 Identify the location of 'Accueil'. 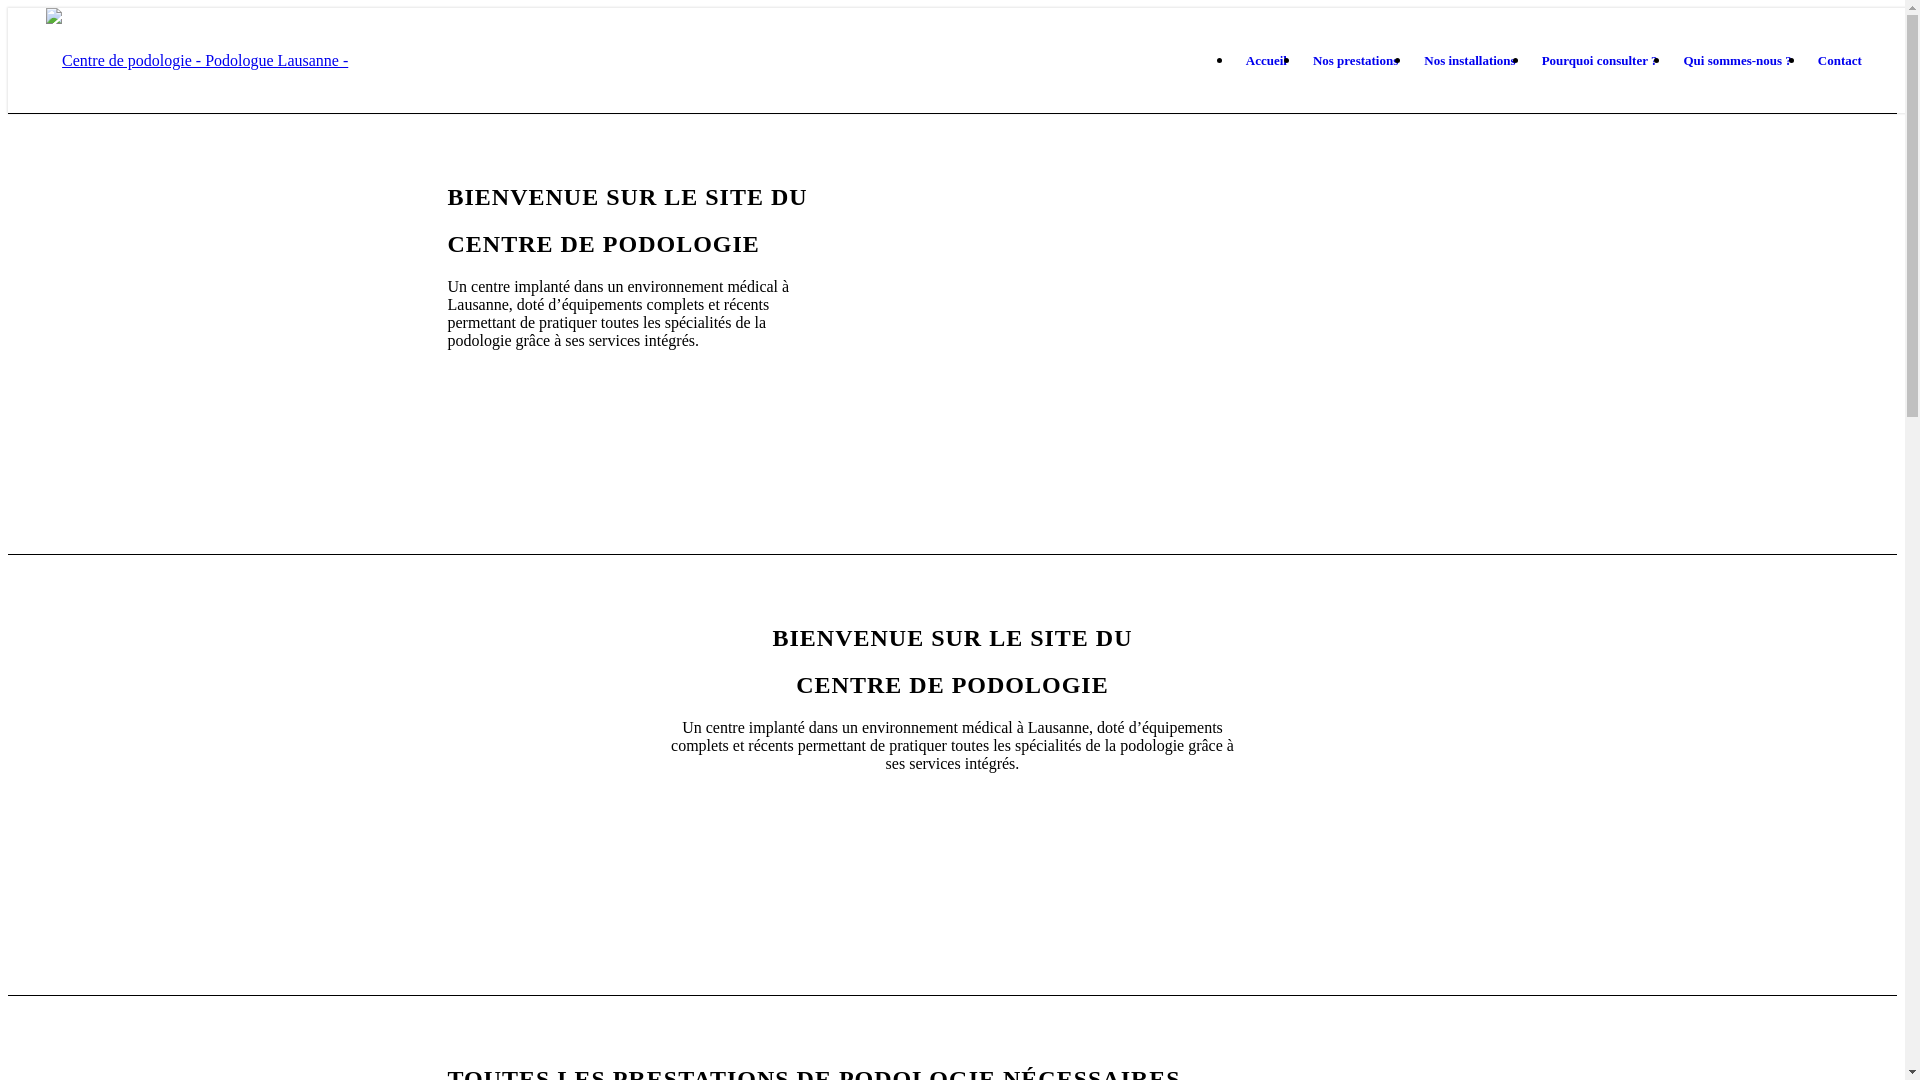
(1265, 59).